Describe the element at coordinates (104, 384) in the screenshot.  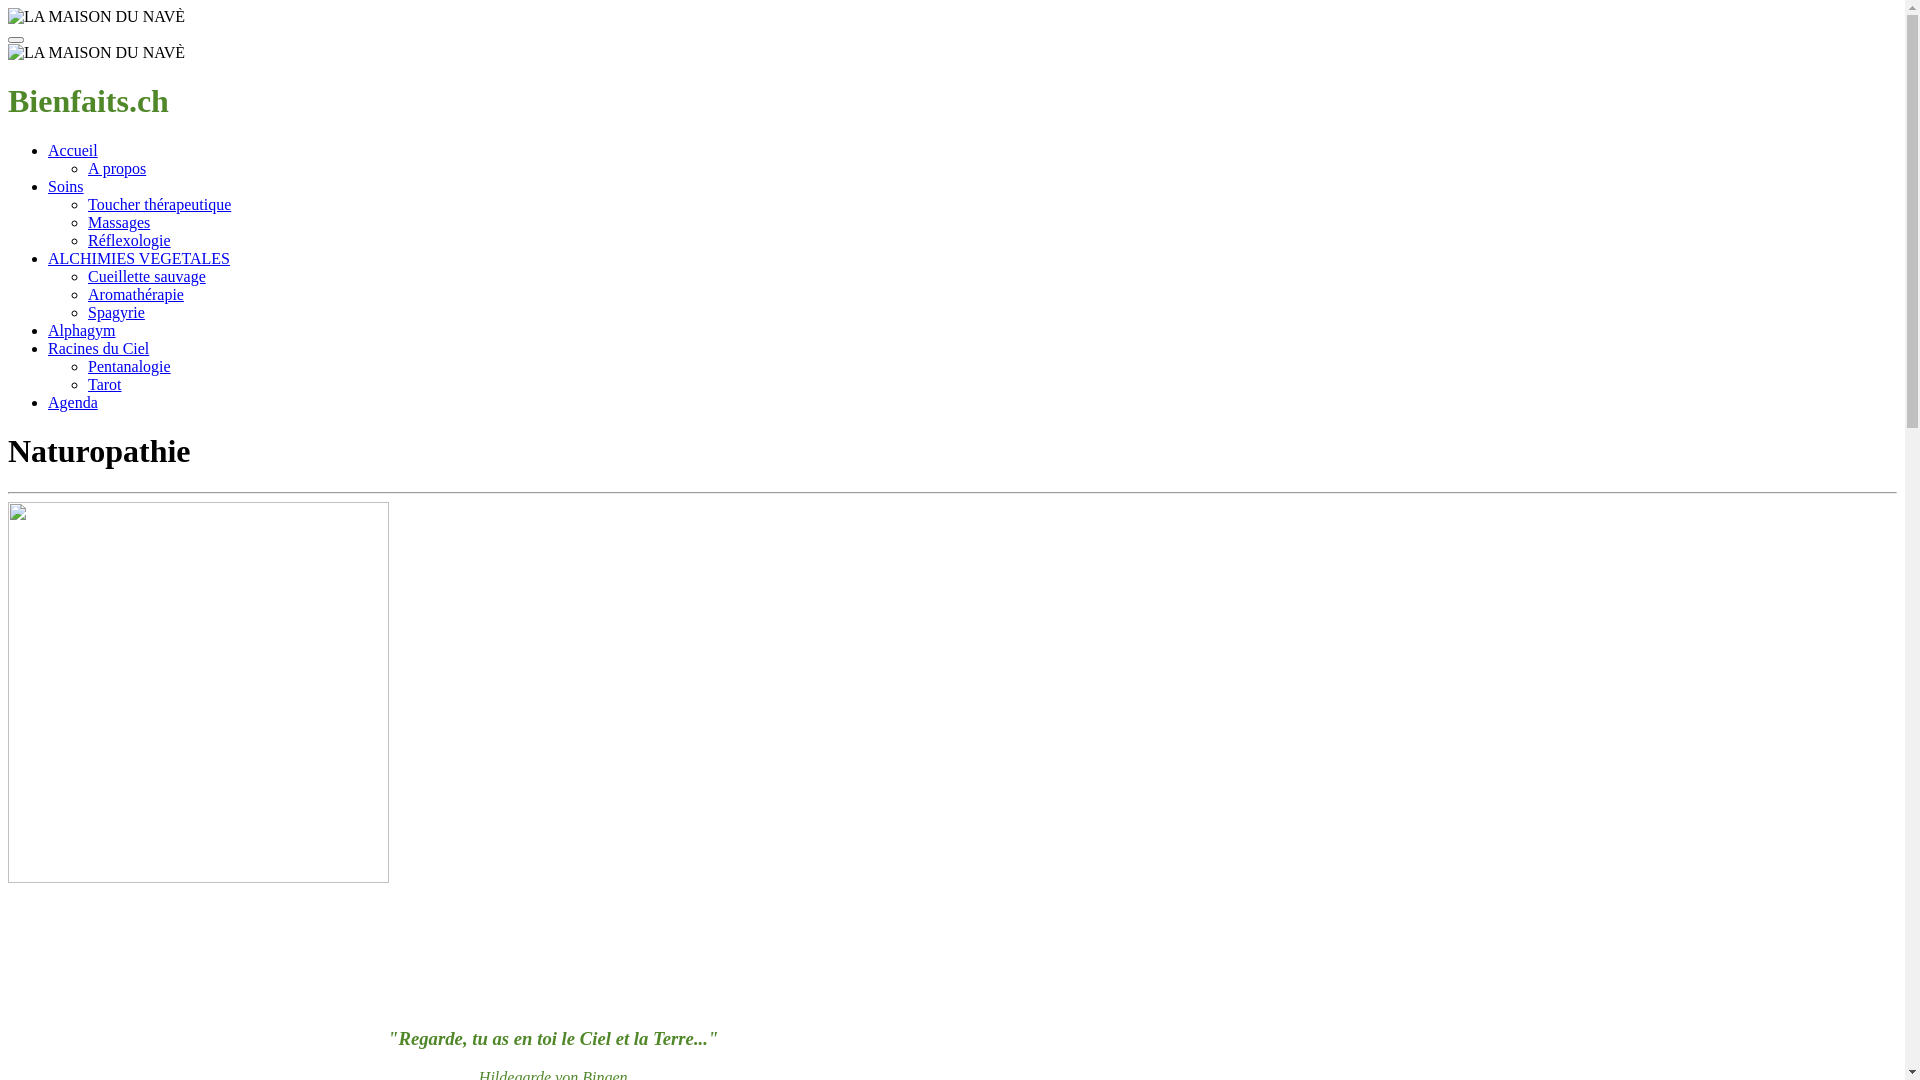
I see `'Tarot'` at that location.